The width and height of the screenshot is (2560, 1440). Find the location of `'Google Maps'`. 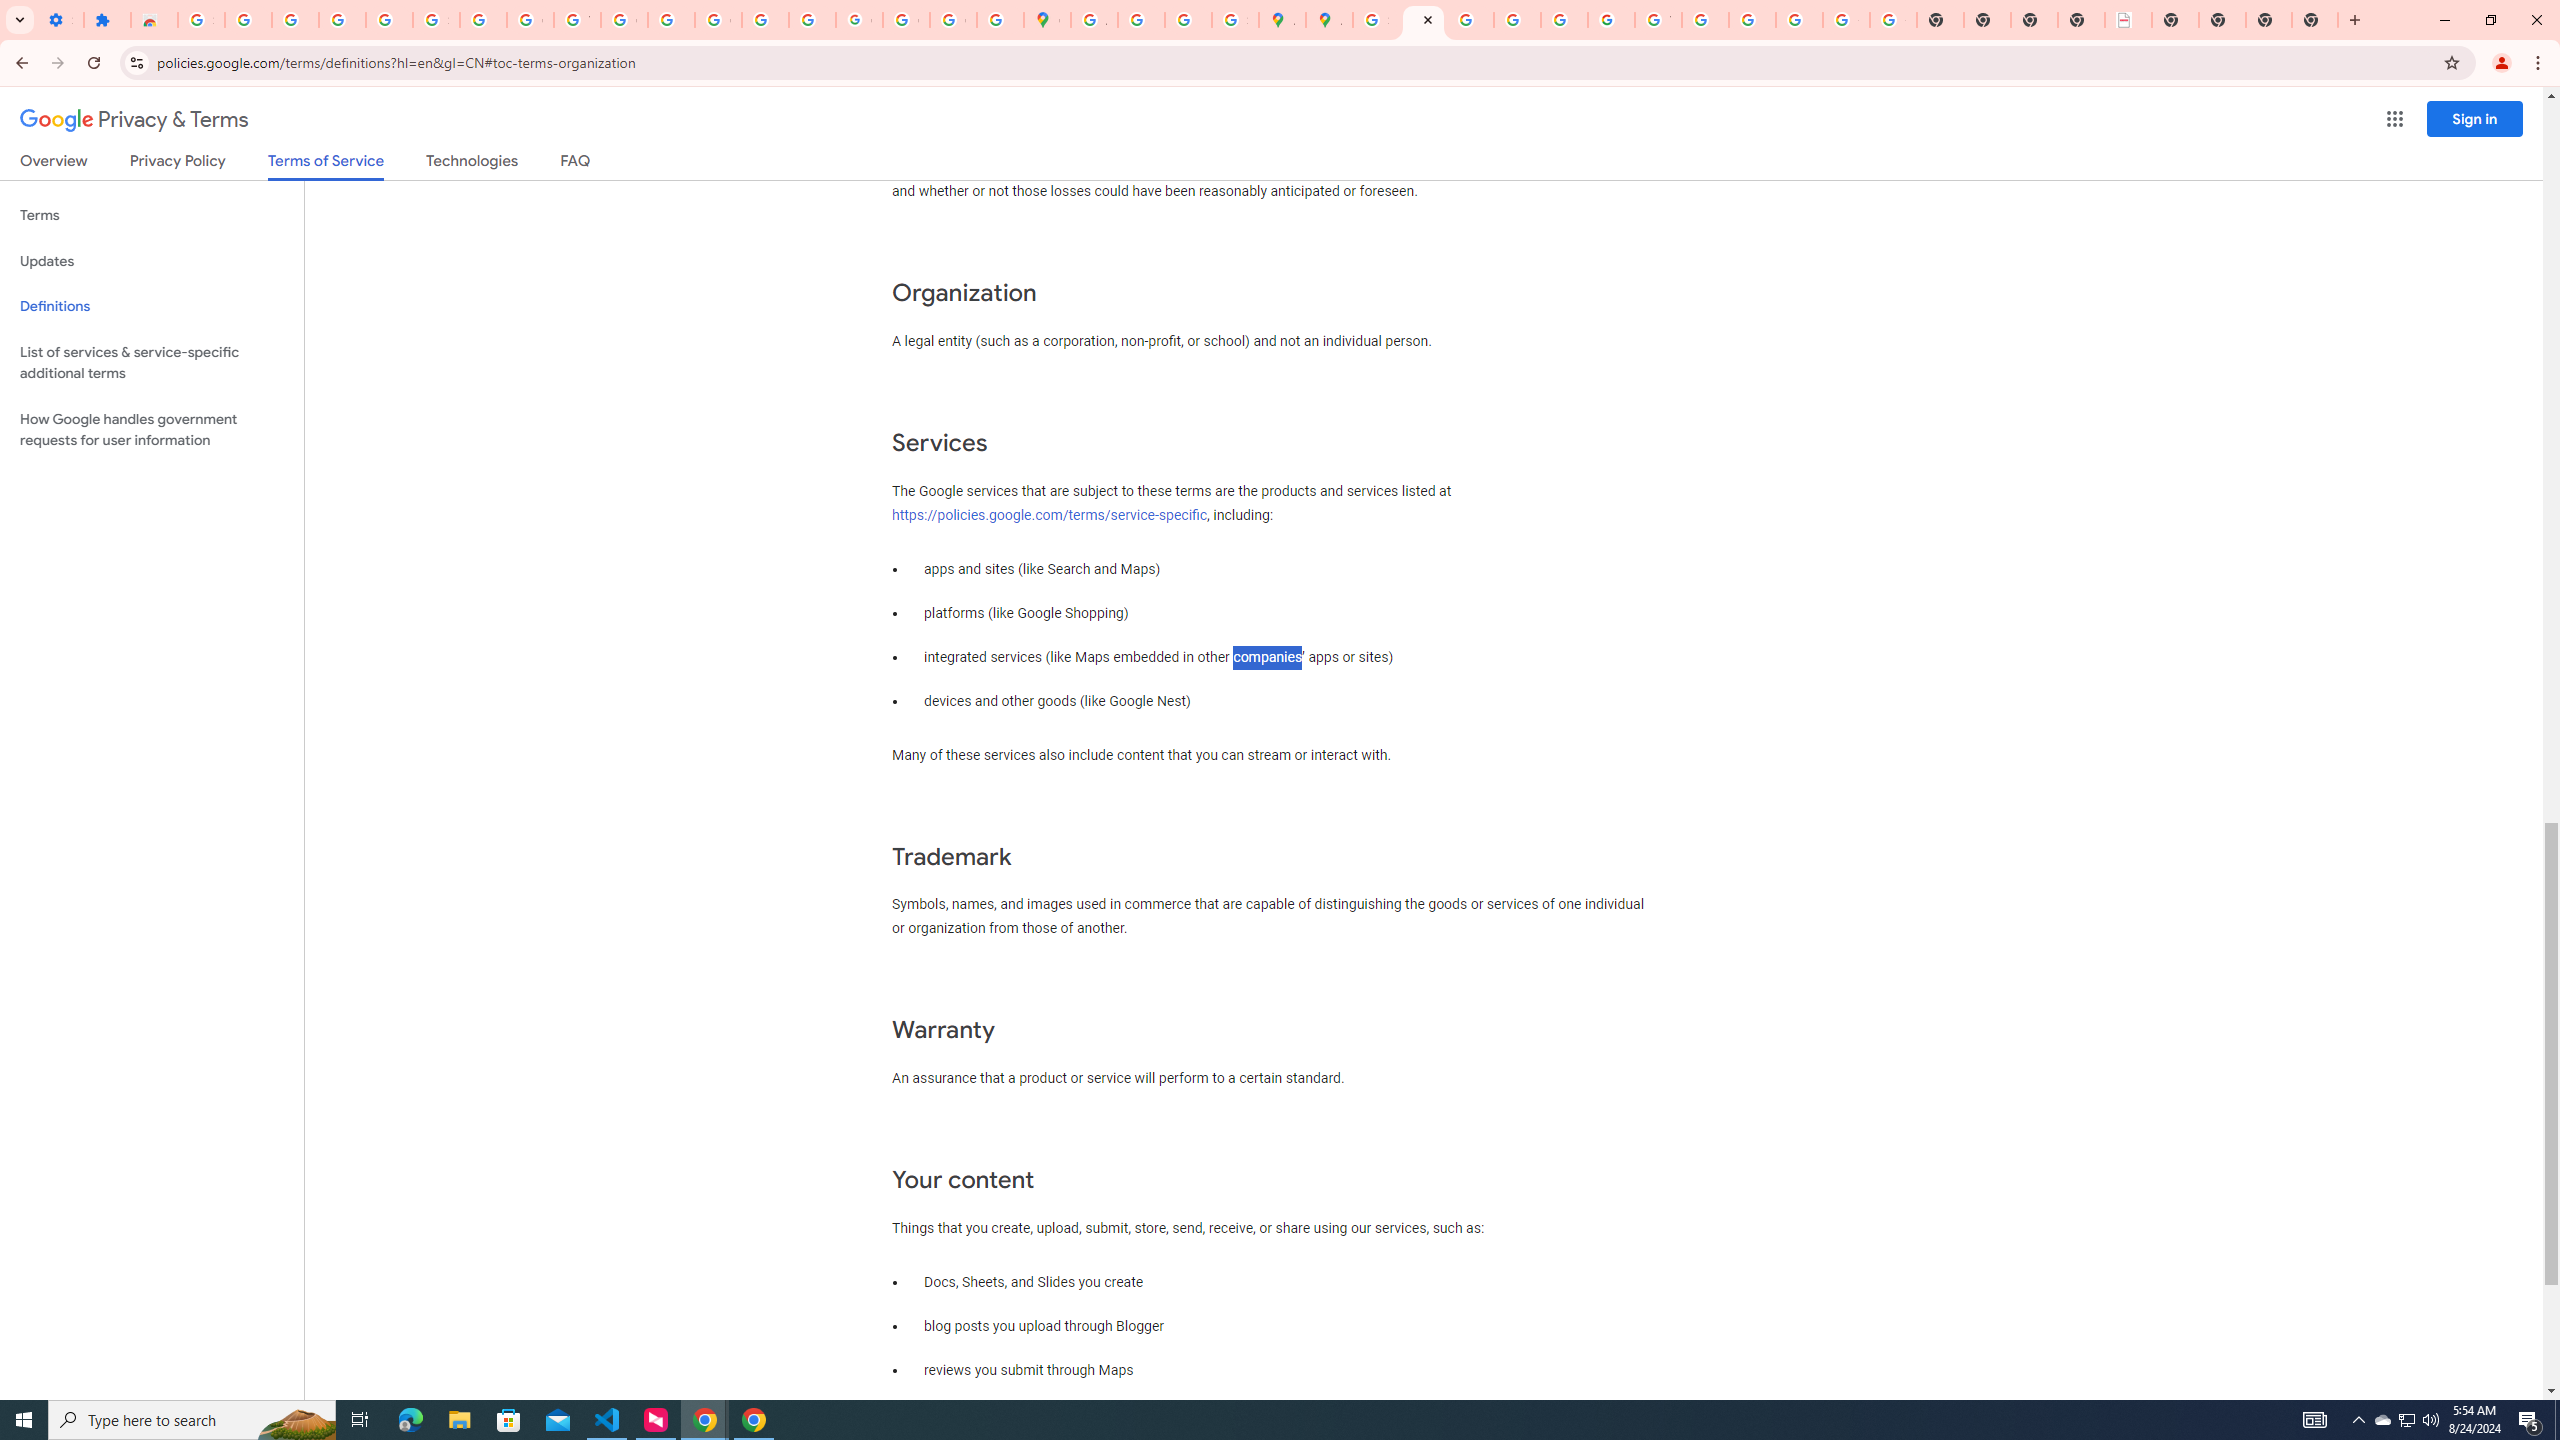

'Google Maps' is located at coordinates (1047, 19).